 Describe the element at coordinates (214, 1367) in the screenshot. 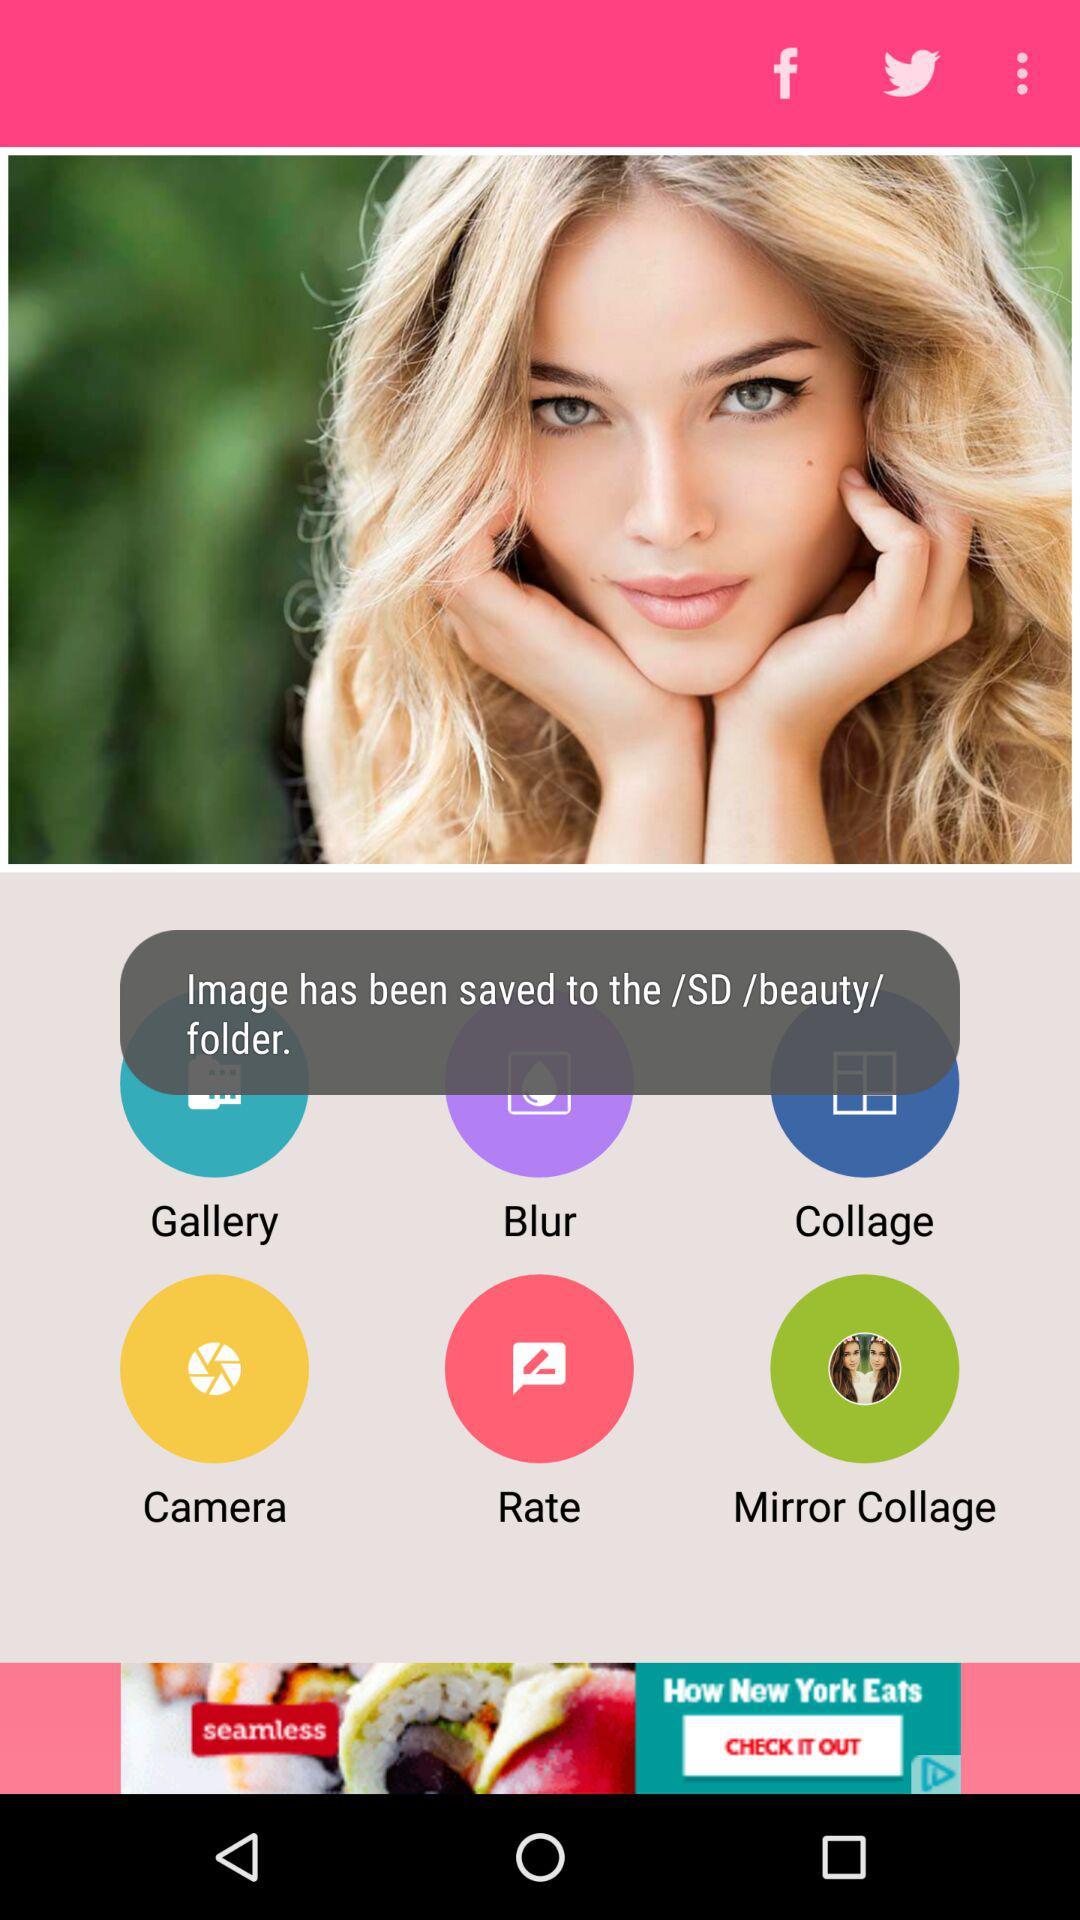

I see `camera option` at that location.